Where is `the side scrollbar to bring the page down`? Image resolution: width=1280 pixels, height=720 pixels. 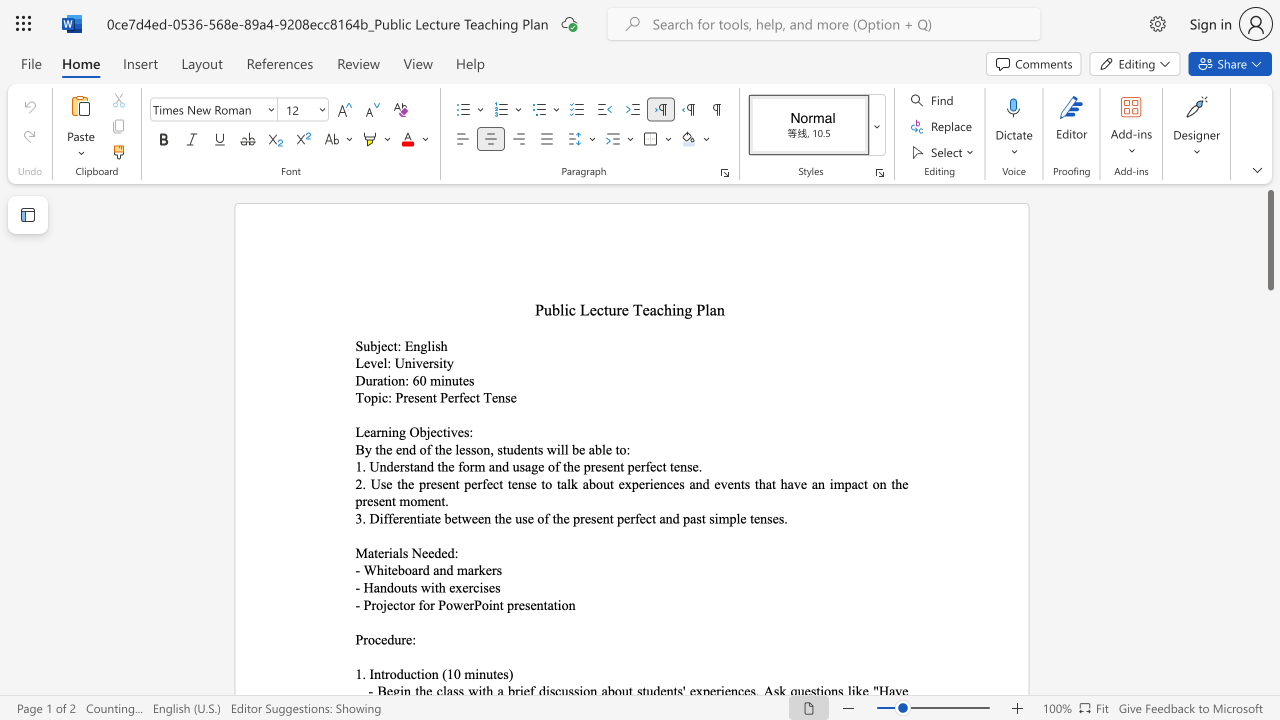
the side scrollbar to bring the page down is located at coordinates (1269, 580).